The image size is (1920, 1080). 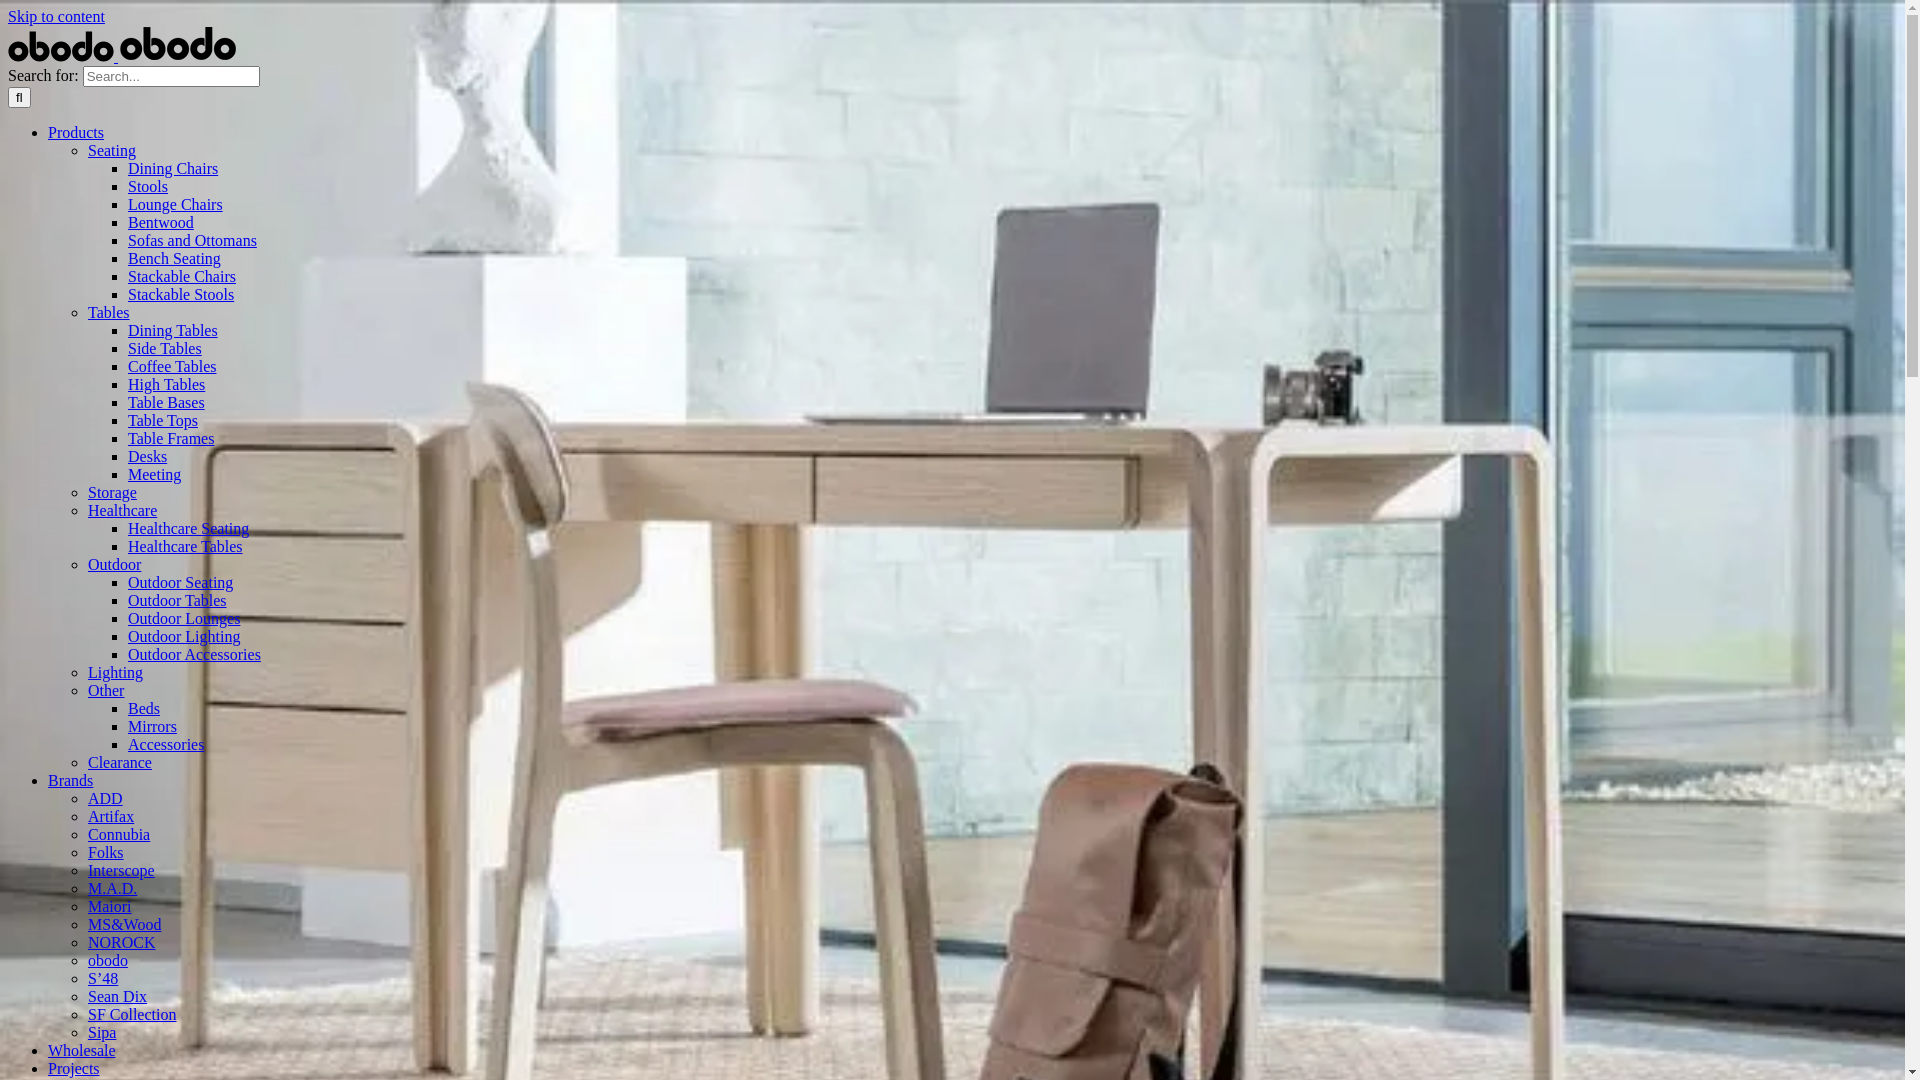 I want to click on 'Outdoor Seating', so click(x=180, y=582).